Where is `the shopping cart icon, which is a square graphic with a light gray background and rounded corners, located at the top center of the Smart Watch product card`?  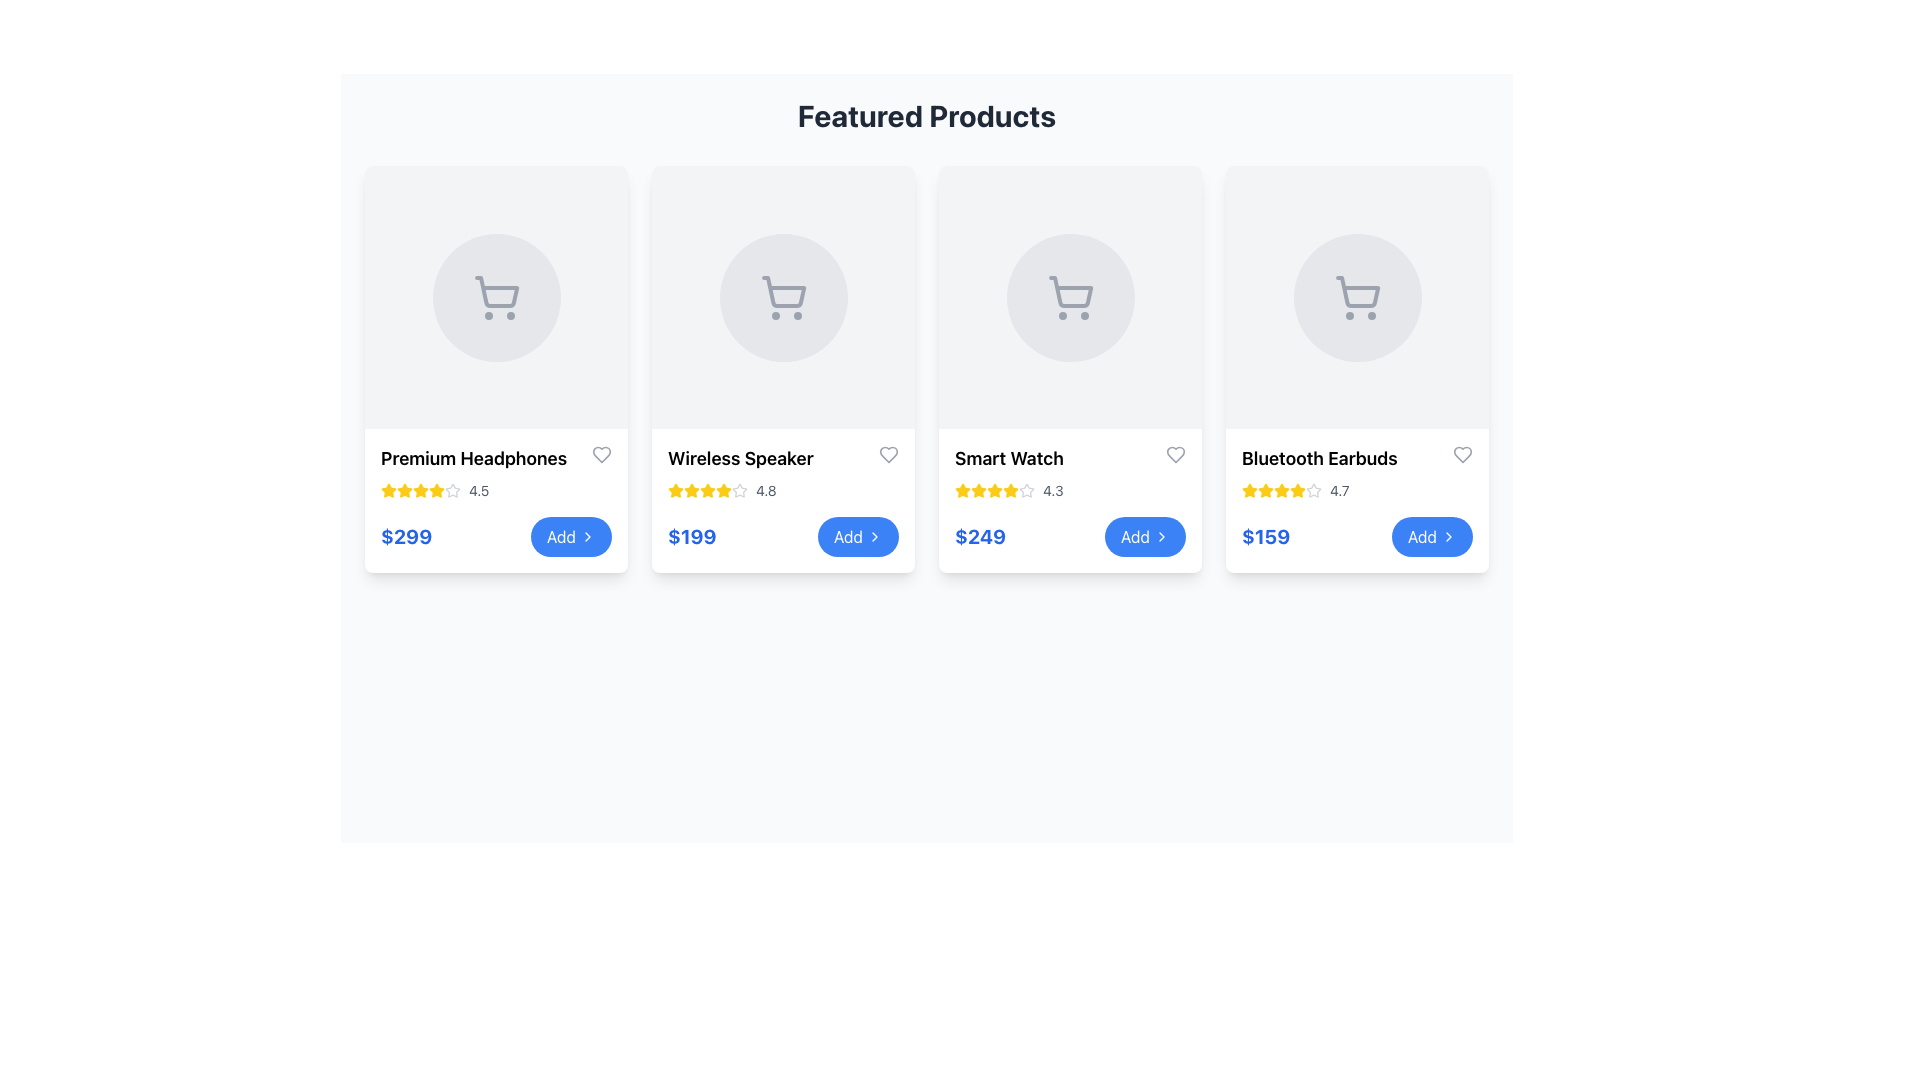
the shopping cart icon, which is a square graphic with a light gray background and rounded corners, located at the top center of the Smart Watch product card is located at coordinates (1069, 297).